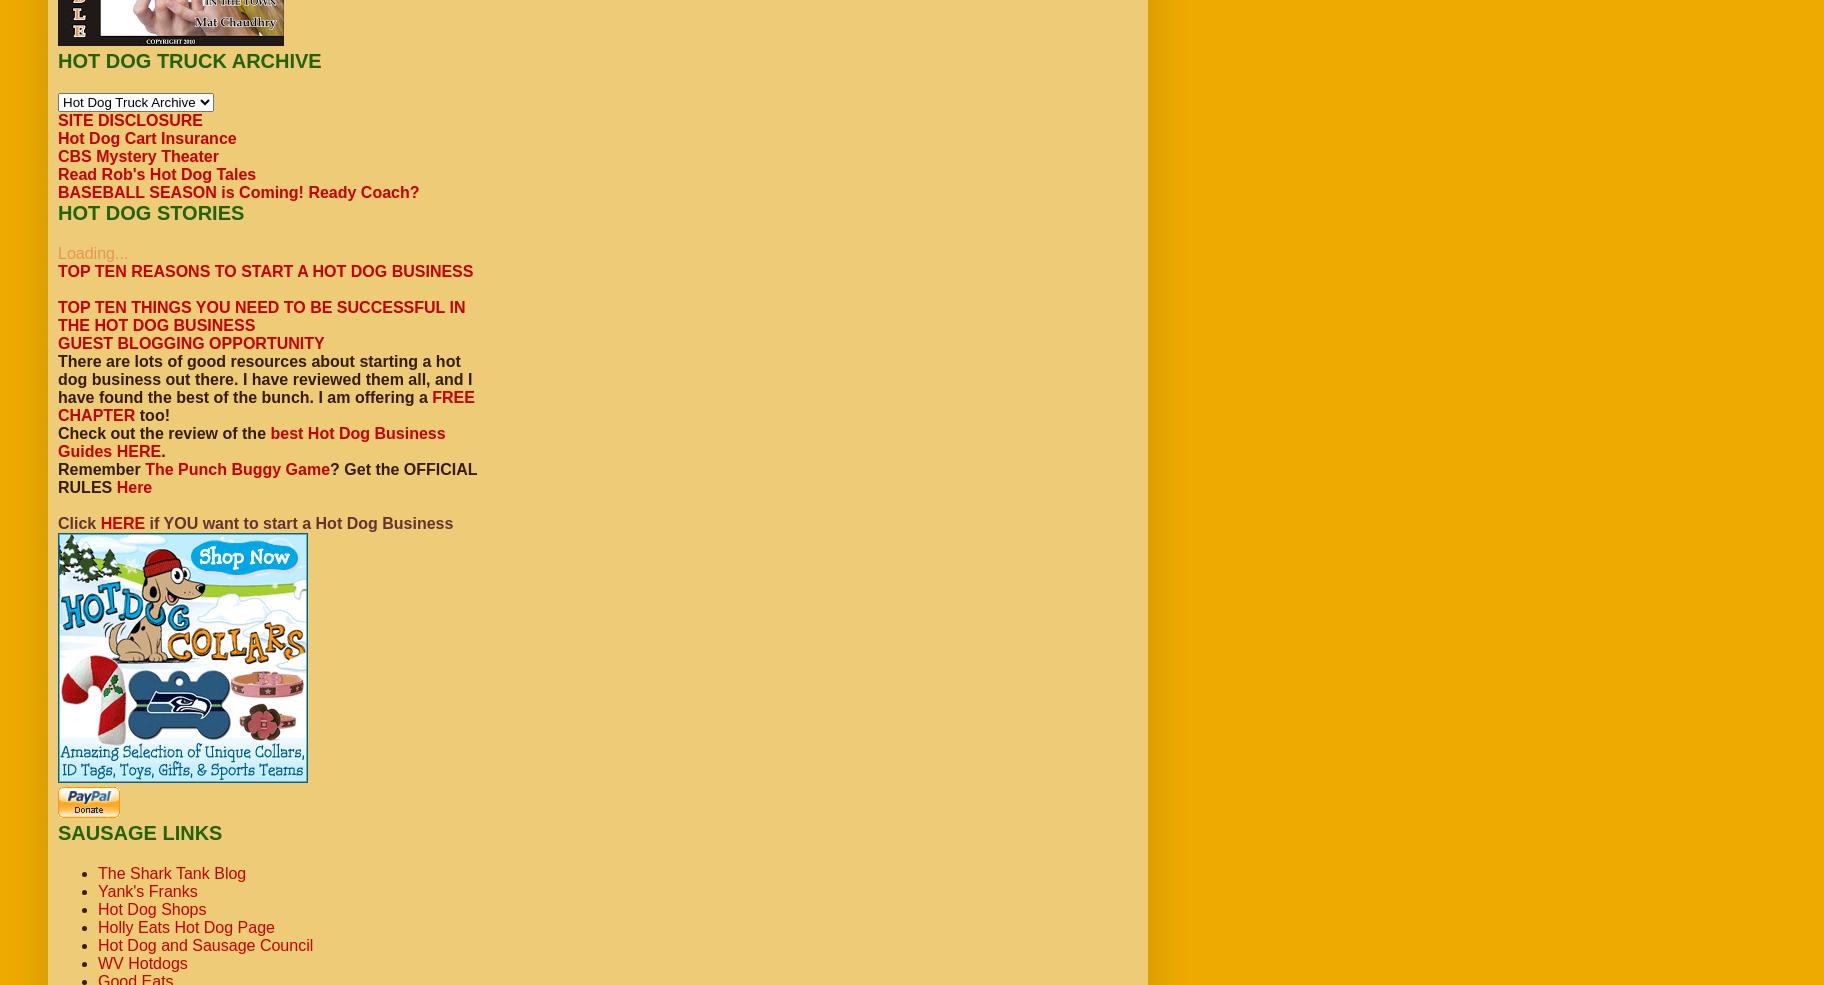  Describe the element at coordinates (150, 211) in the screenshot. I see `'Hot Dog Stories'` at that location.